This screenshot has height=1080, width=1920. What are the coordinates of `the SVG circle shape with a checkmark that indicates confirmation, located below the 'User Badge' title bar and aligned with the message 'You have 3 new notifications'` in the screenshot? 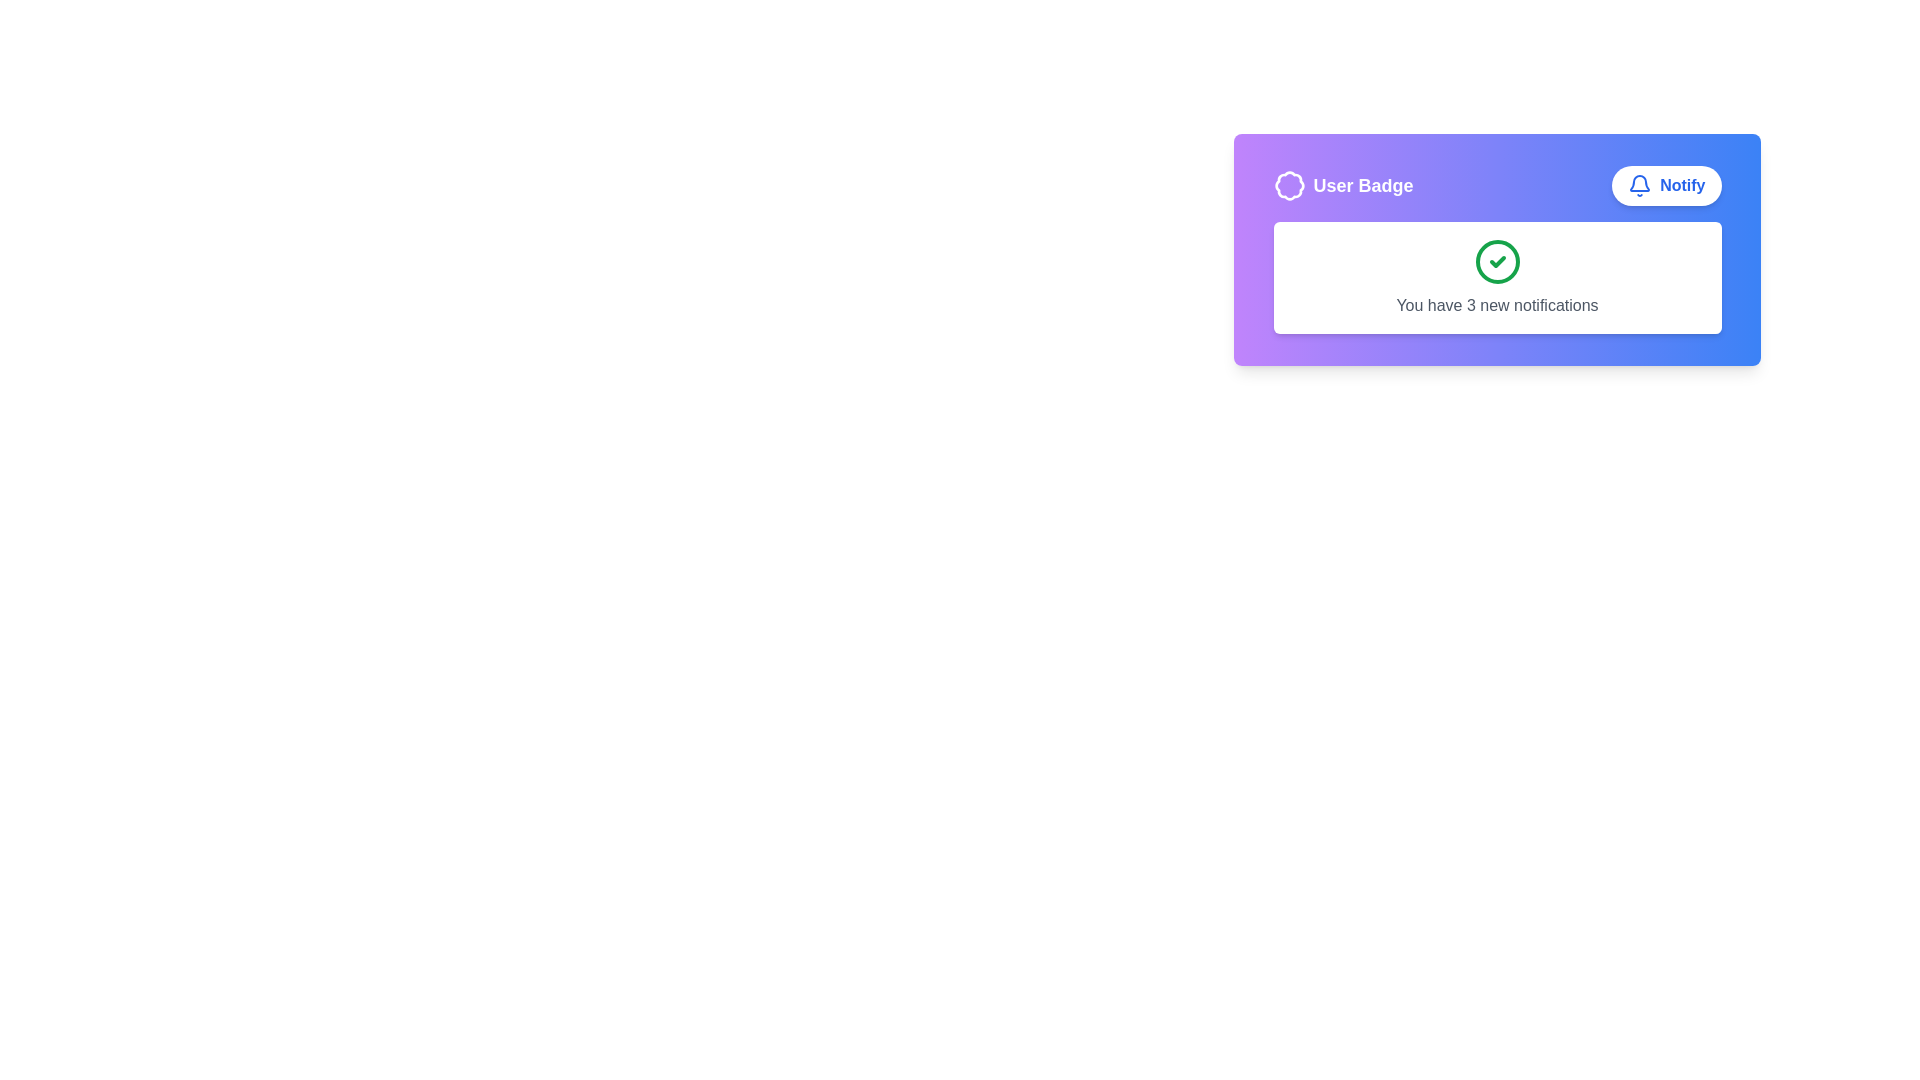 It's located at (1497, 261).